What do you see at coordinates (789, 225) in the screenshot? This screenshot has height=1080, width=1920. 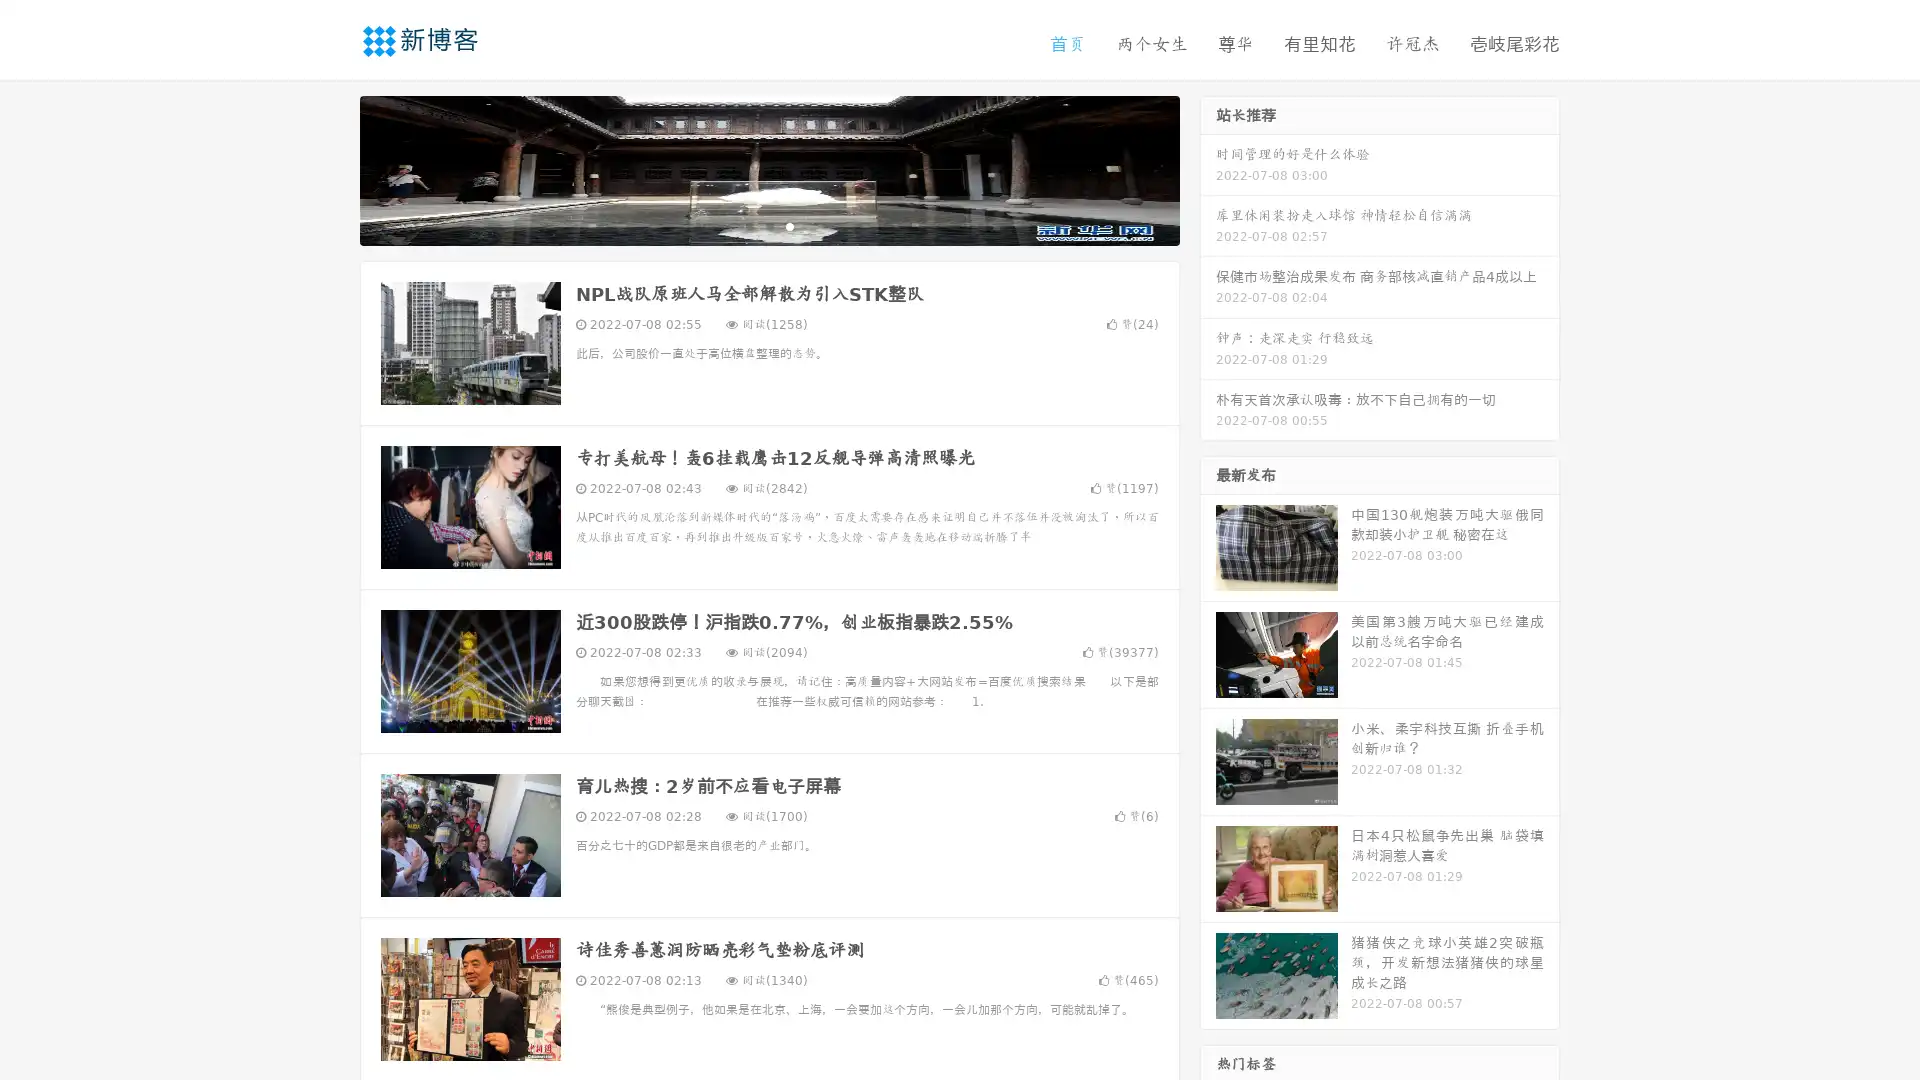 I see `Go to slide 3` at bounding box center [789, 225].